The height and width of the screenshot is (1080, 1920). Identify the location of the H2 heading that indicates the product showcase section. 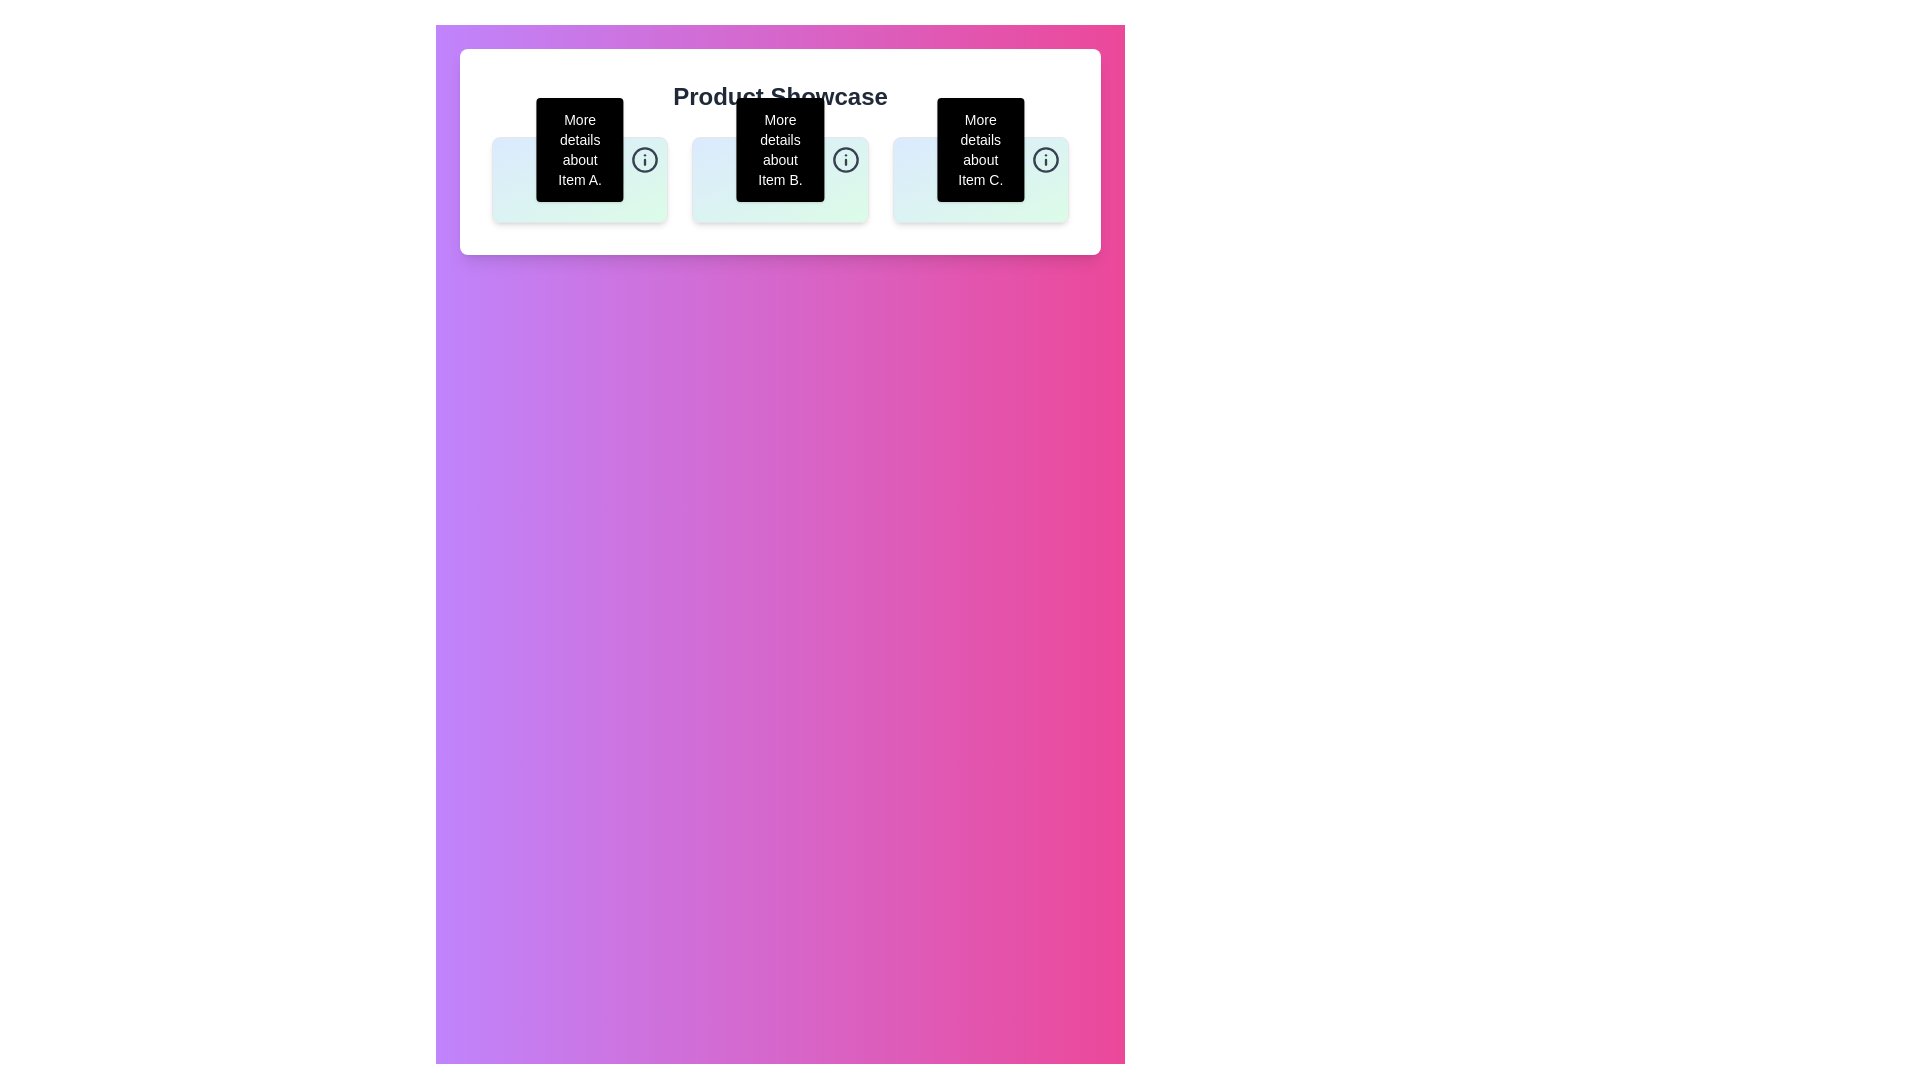
(779, 96).